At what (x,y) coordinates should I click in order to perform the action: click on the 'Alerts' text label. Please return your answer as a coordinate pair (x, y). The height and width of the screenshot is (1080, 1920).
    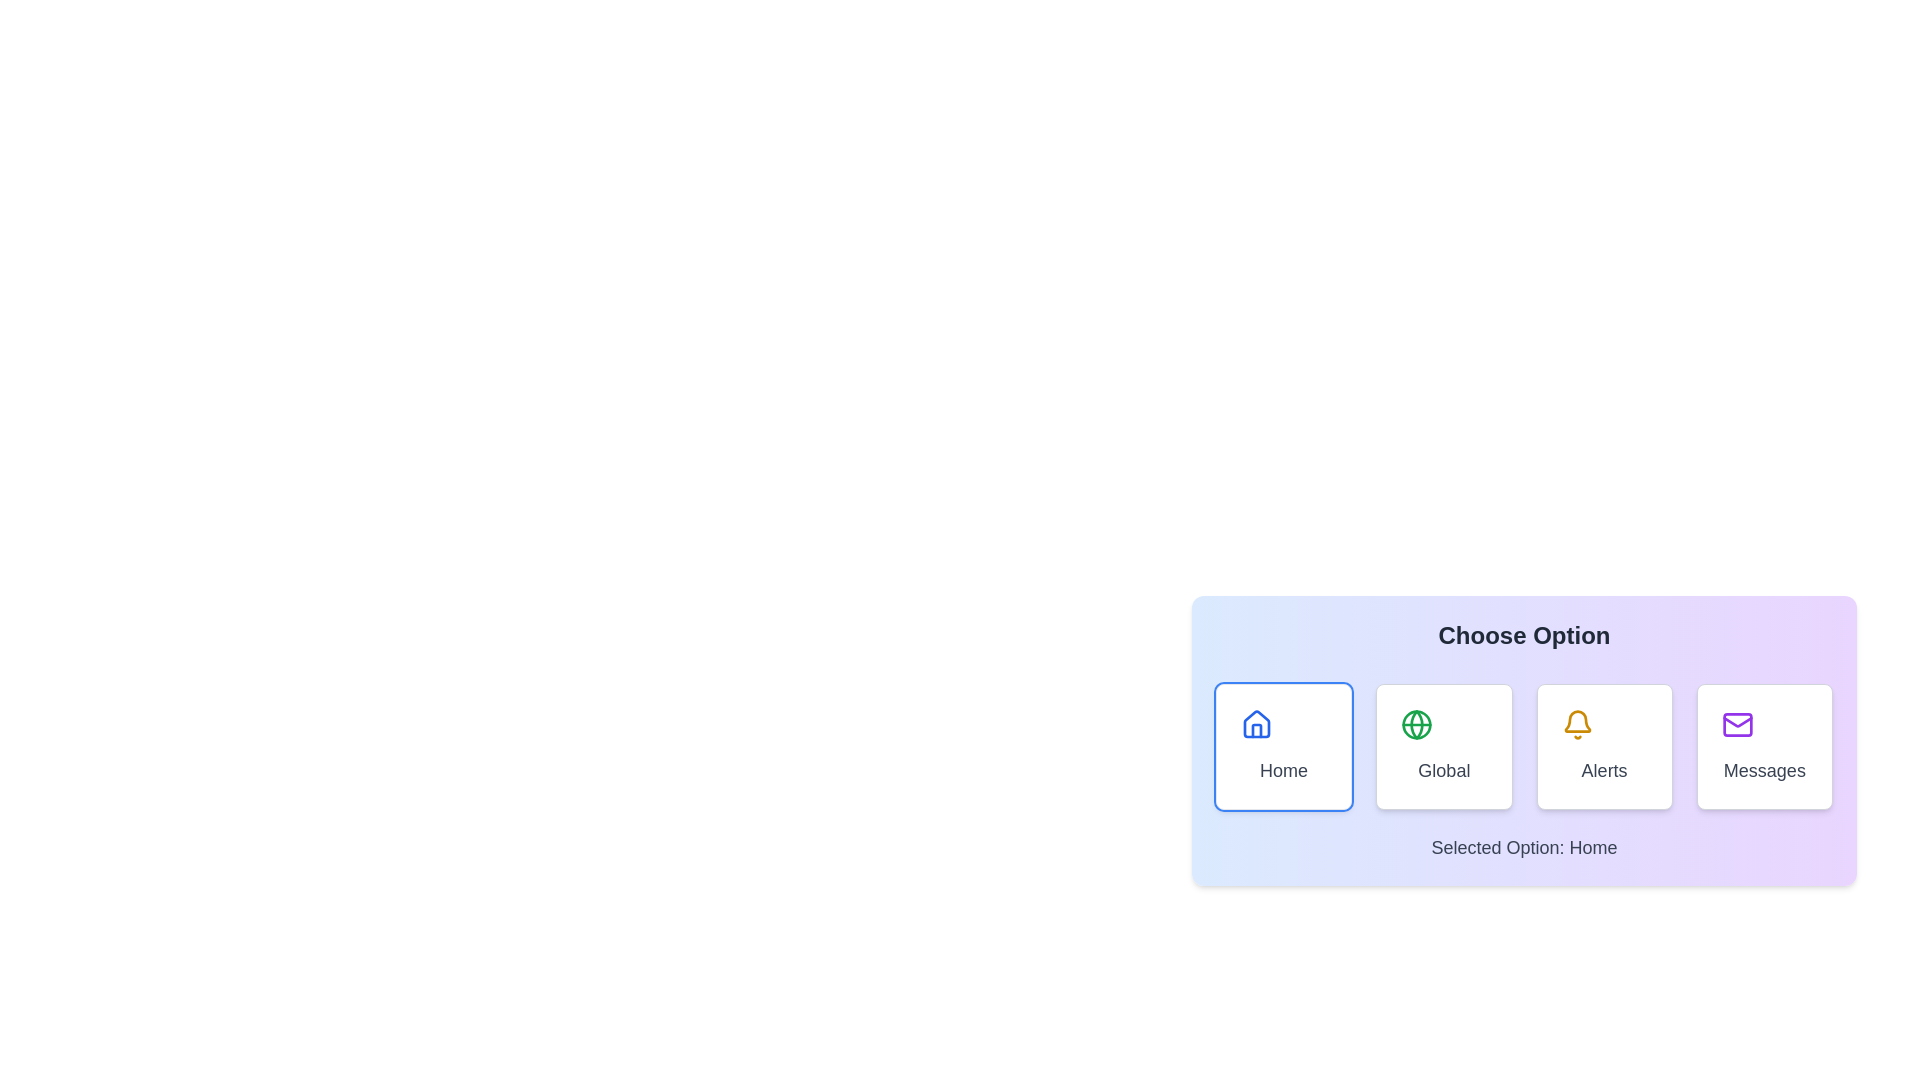
    Looking at the image, I should click on (1604, 770).